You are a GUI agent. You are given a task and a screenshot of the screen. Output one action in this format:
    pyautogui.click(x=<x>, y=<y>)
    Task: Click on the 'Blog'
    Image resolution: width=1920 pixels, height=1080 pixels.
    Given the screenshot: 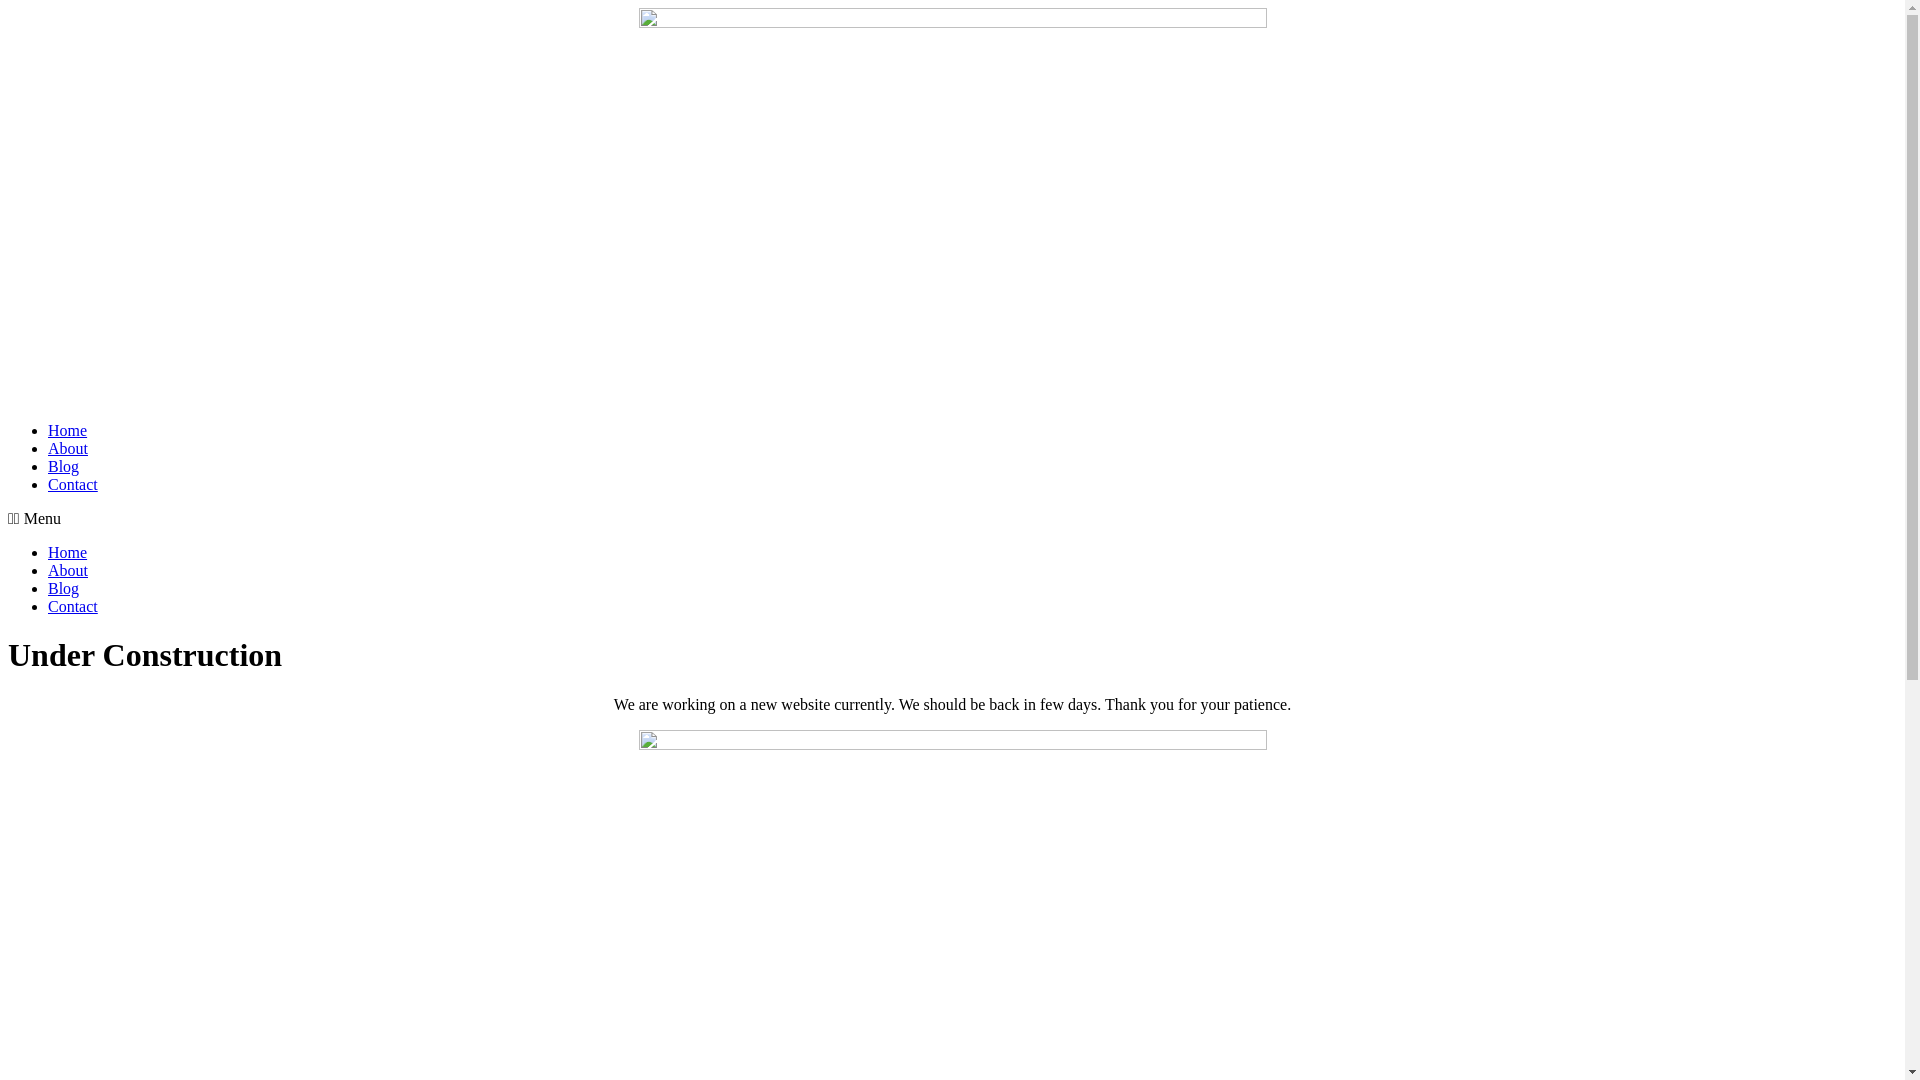 What is the action you would take?
    pyautogui.click(x=63, y=466)
    